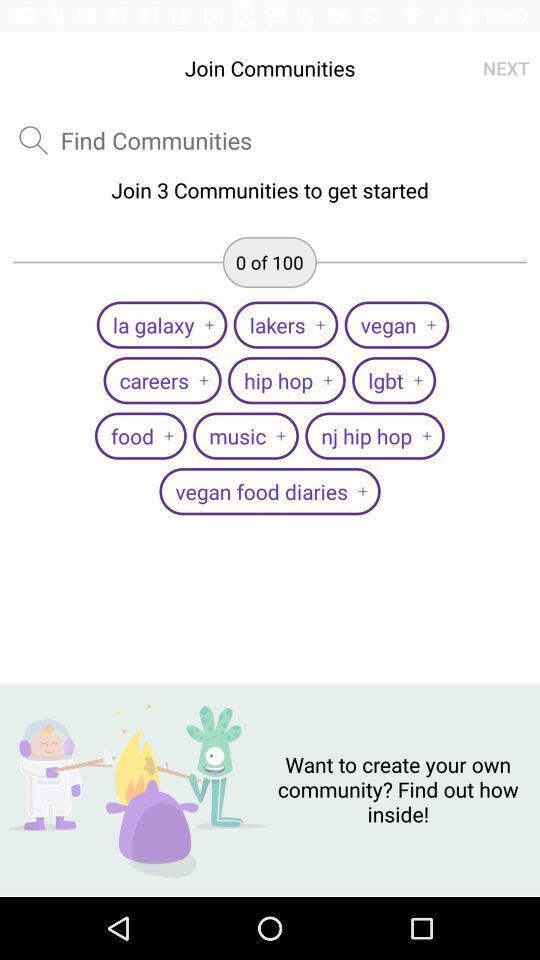 This screenshot has height=960, width=540. Describe the element at coordinates (32, 139) in the screenshot. I see `search` at that location.